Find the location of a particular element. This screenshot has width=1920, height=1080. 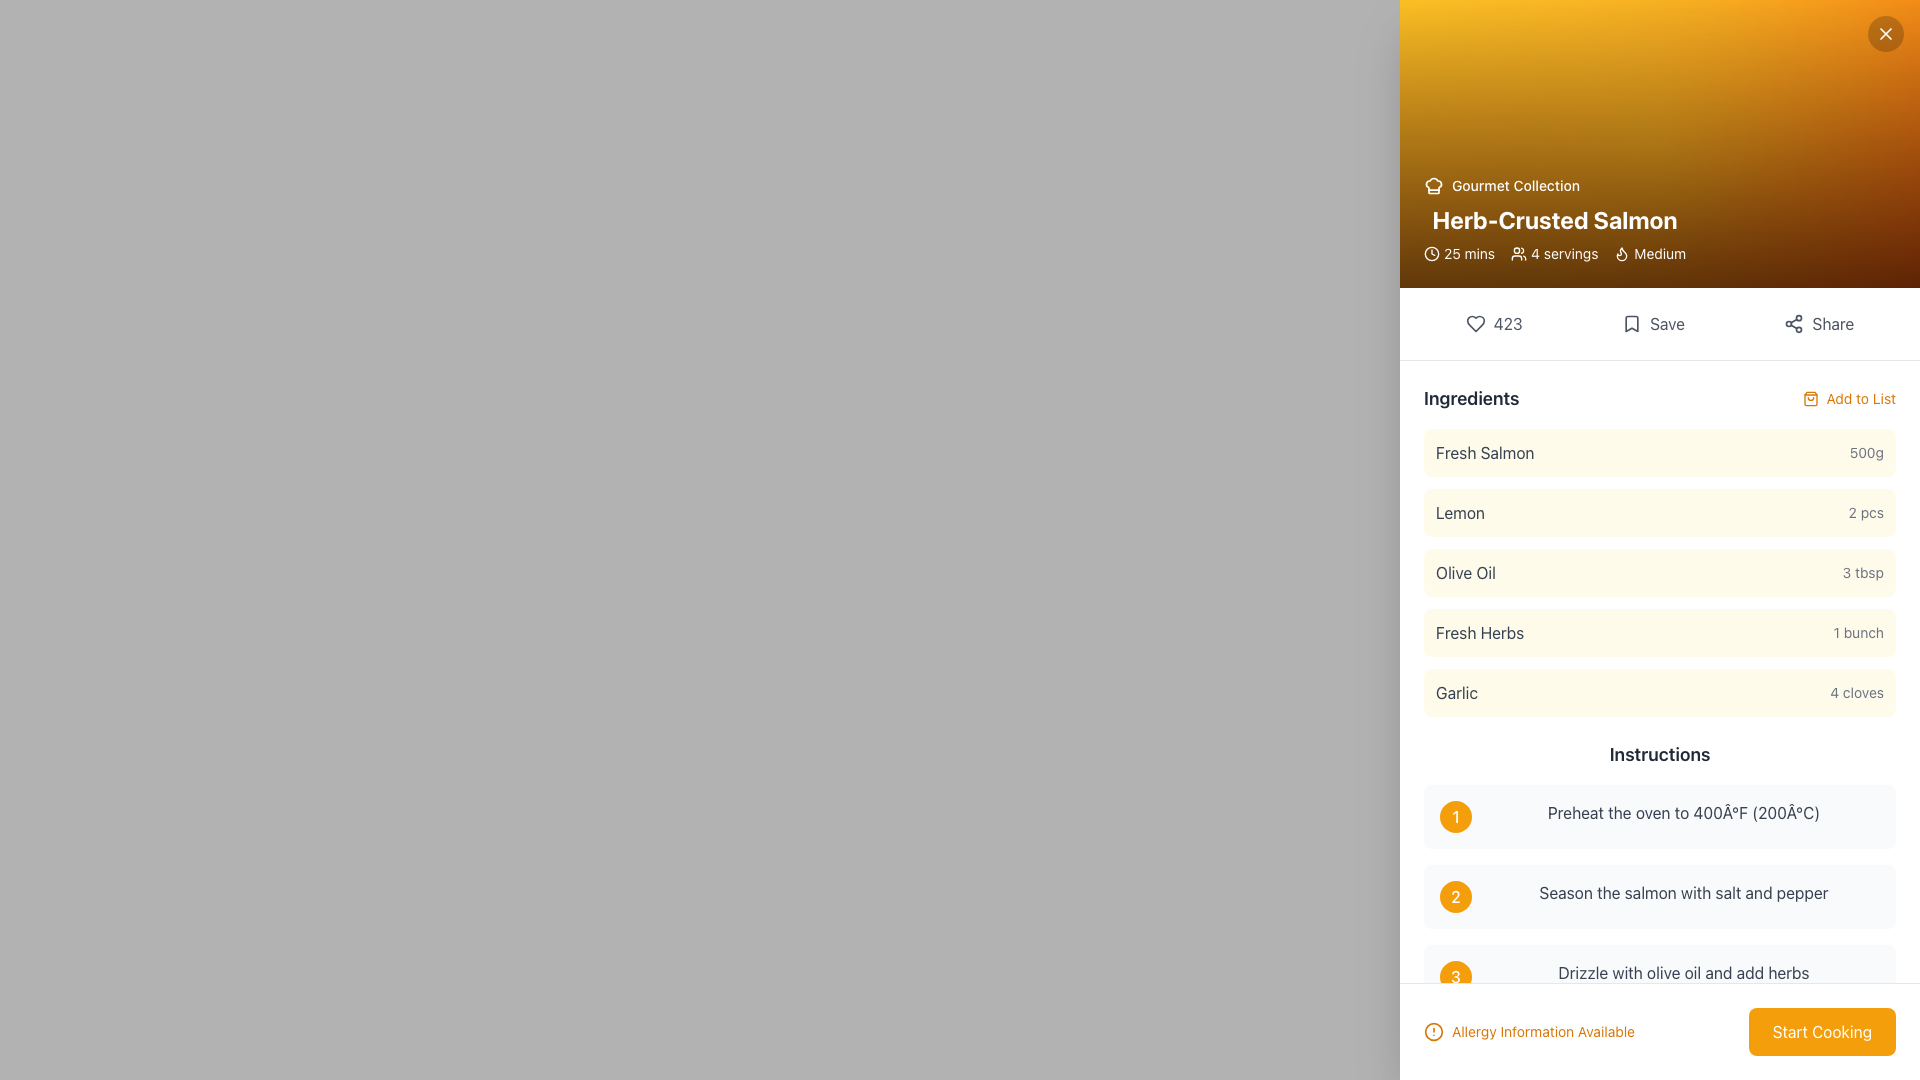

the button located on the top-right side of the 'Ingredients' section heading is located at coordinates (1848, 398).